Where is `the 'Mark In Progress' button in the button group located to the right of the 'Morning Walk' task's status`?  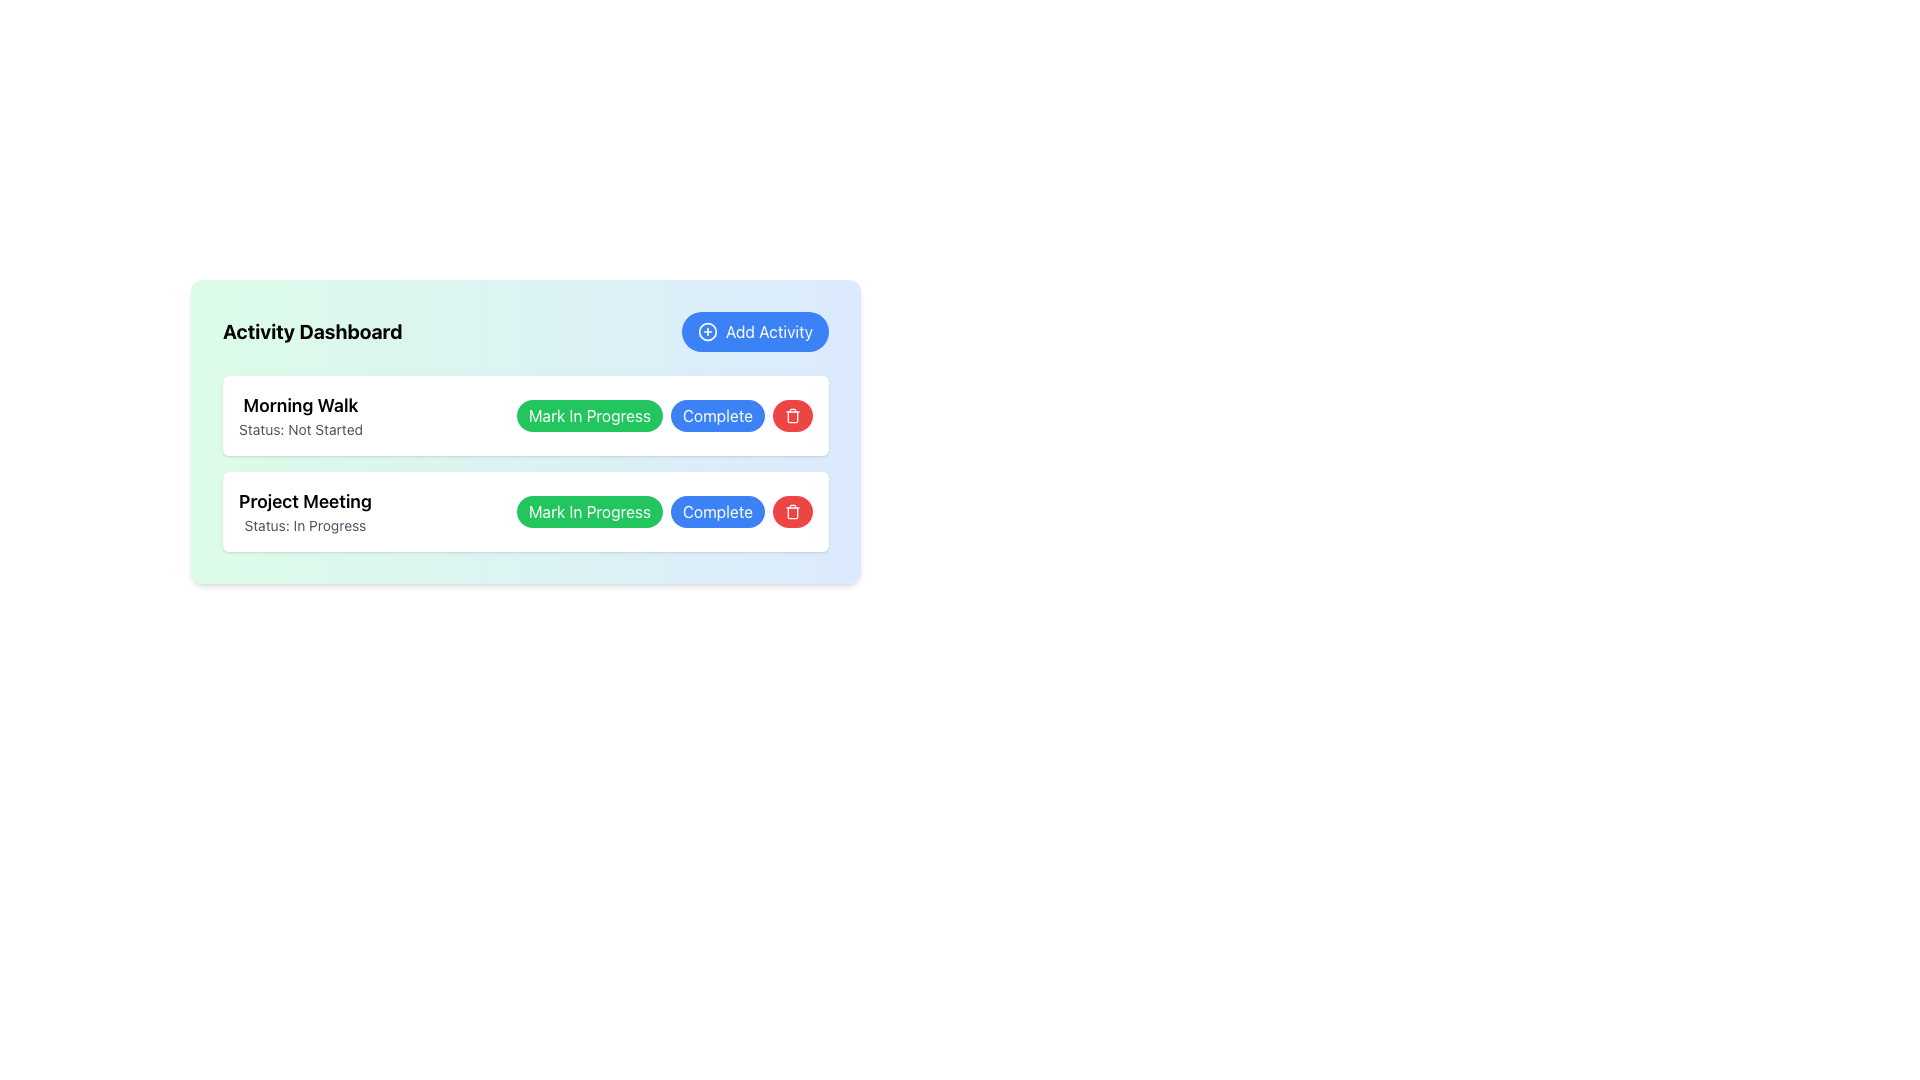 the 'Mark In Progress' button in the button group located to the right of the 'Morning Walk' task's status is located at coordinates (664, 415).